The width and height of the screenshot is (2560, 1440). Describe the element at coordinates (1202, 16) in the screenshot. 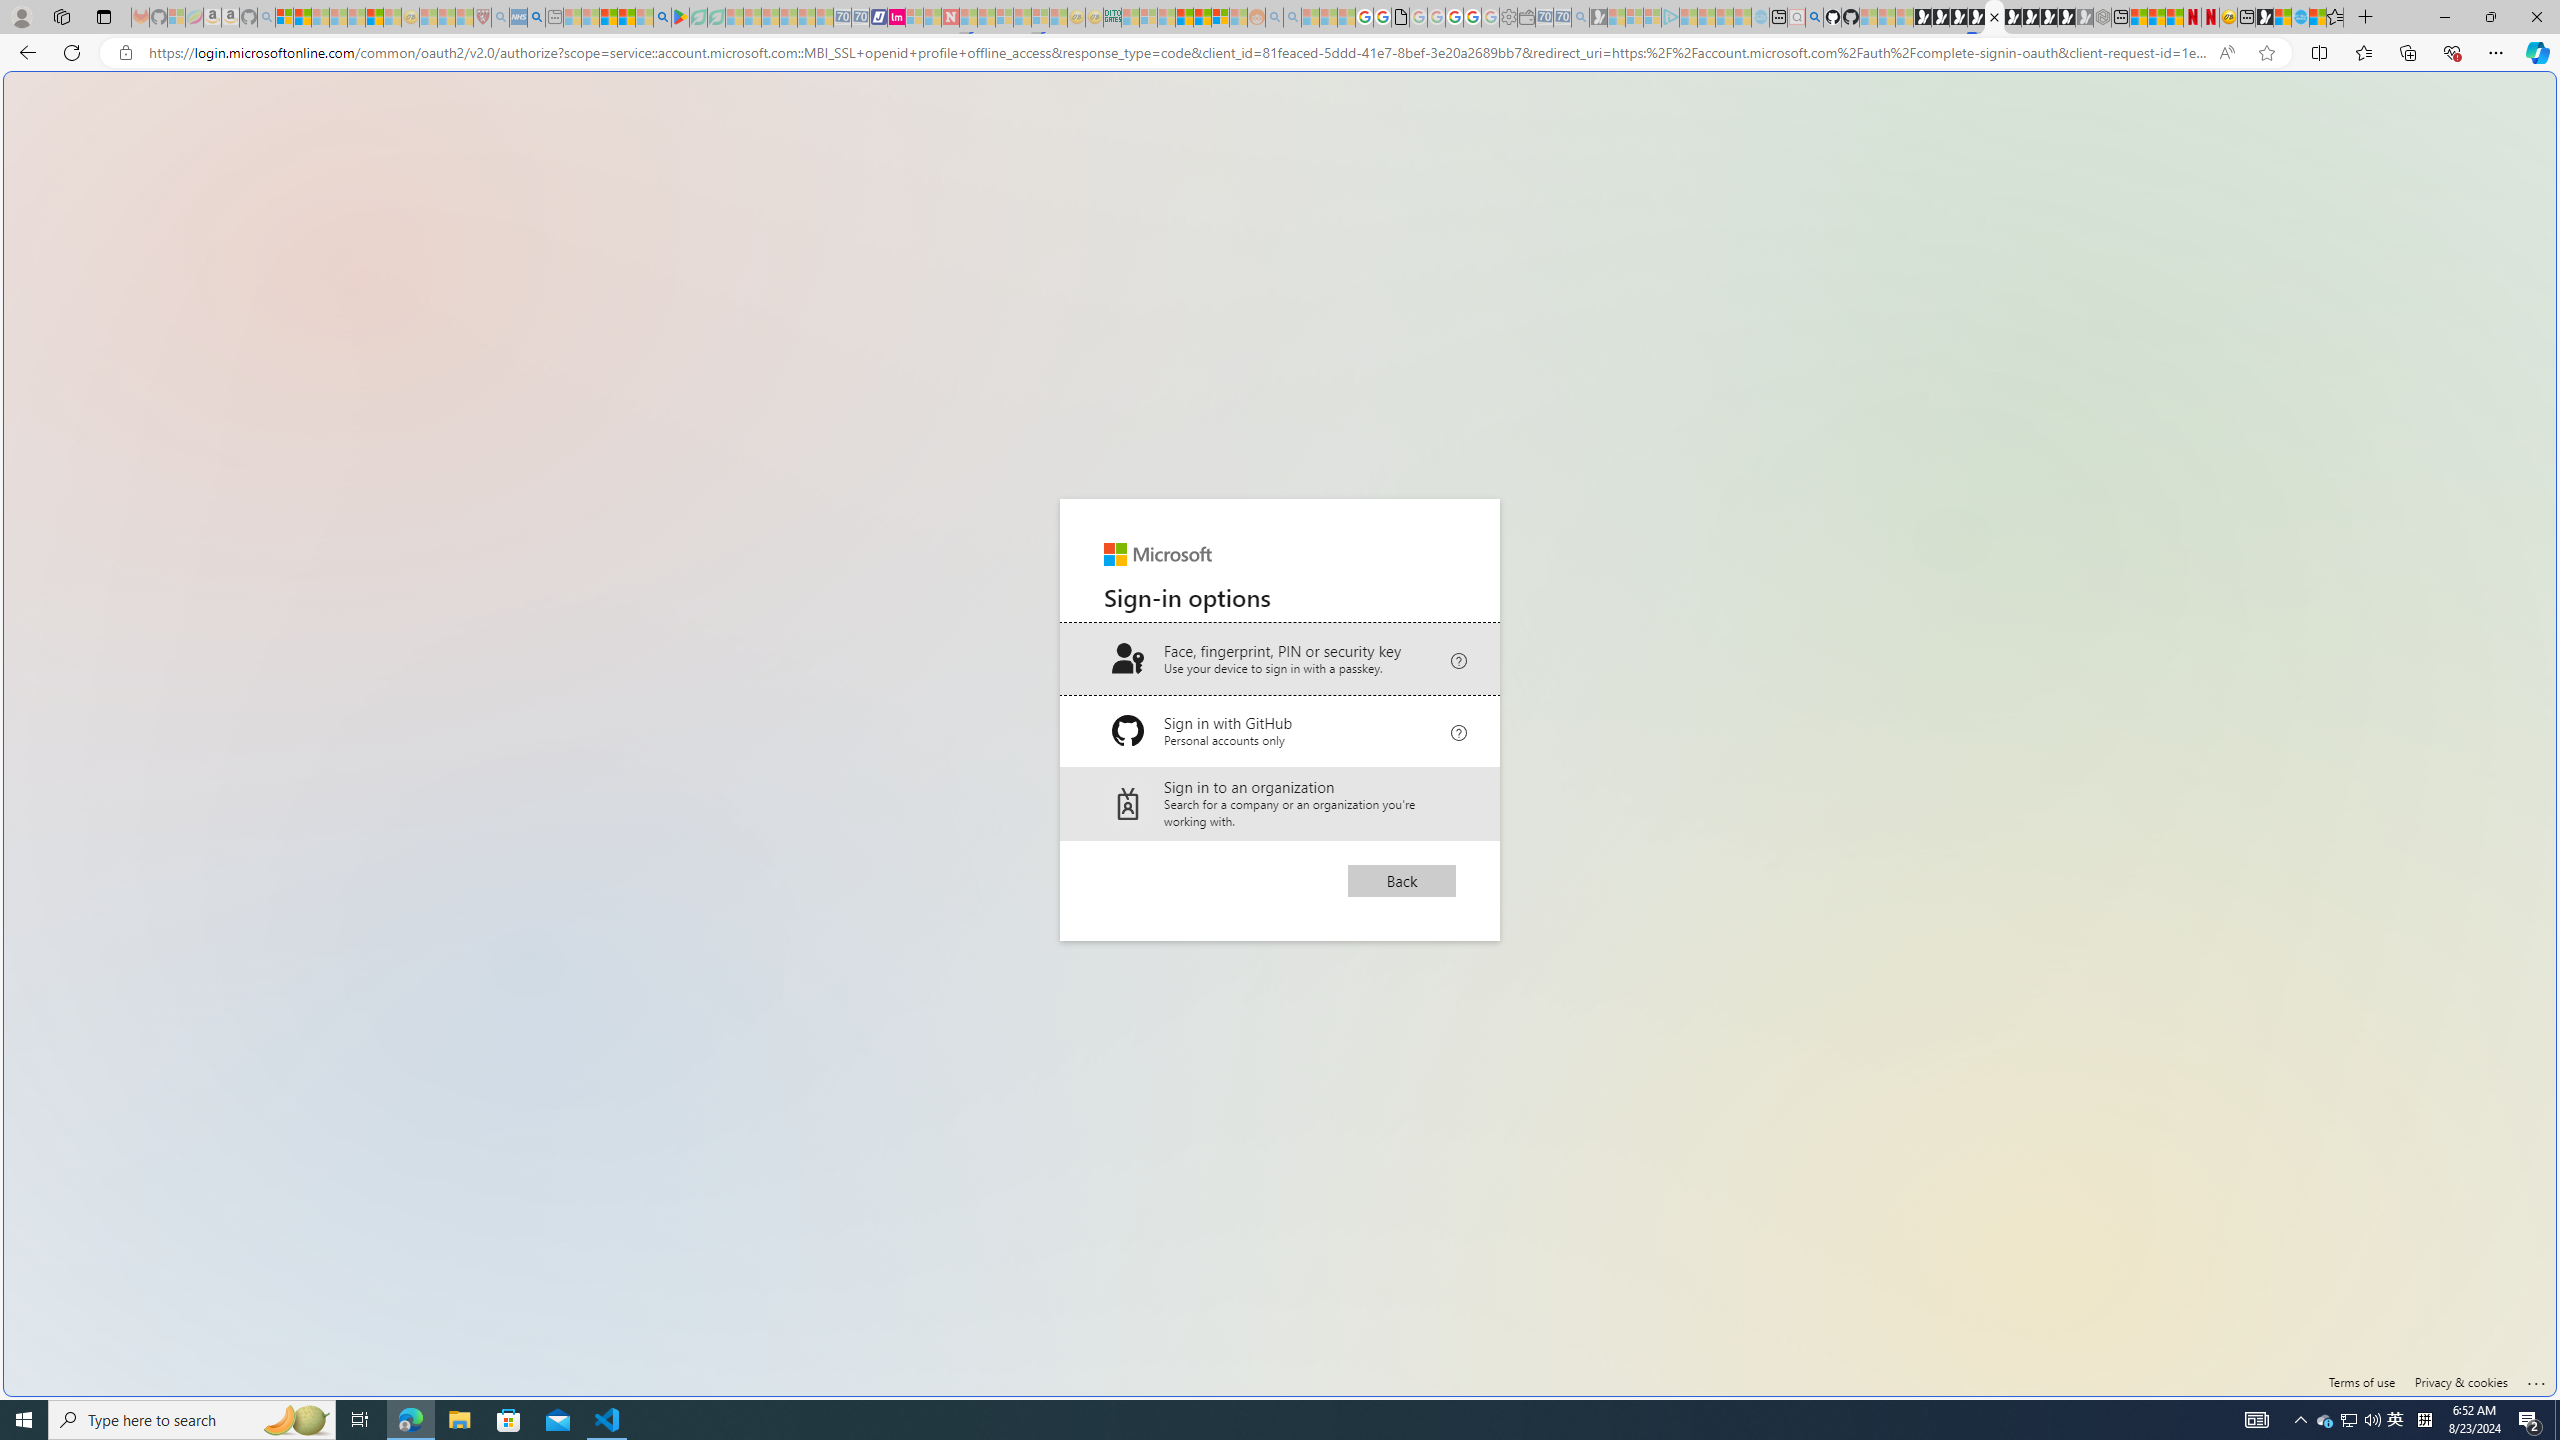

I see `'Kinda Frugal - MSN'` at that location.